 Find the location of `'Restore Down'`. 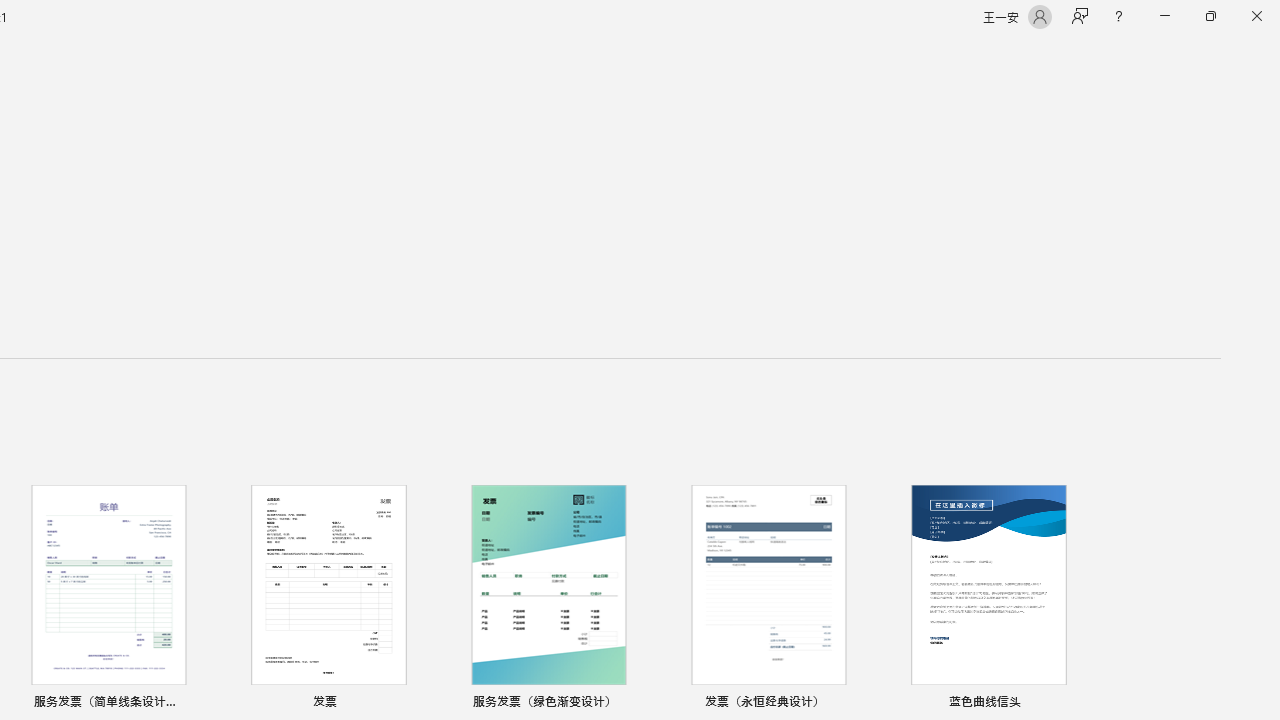

'Restore Down' is located at coordinates (1209, 16).